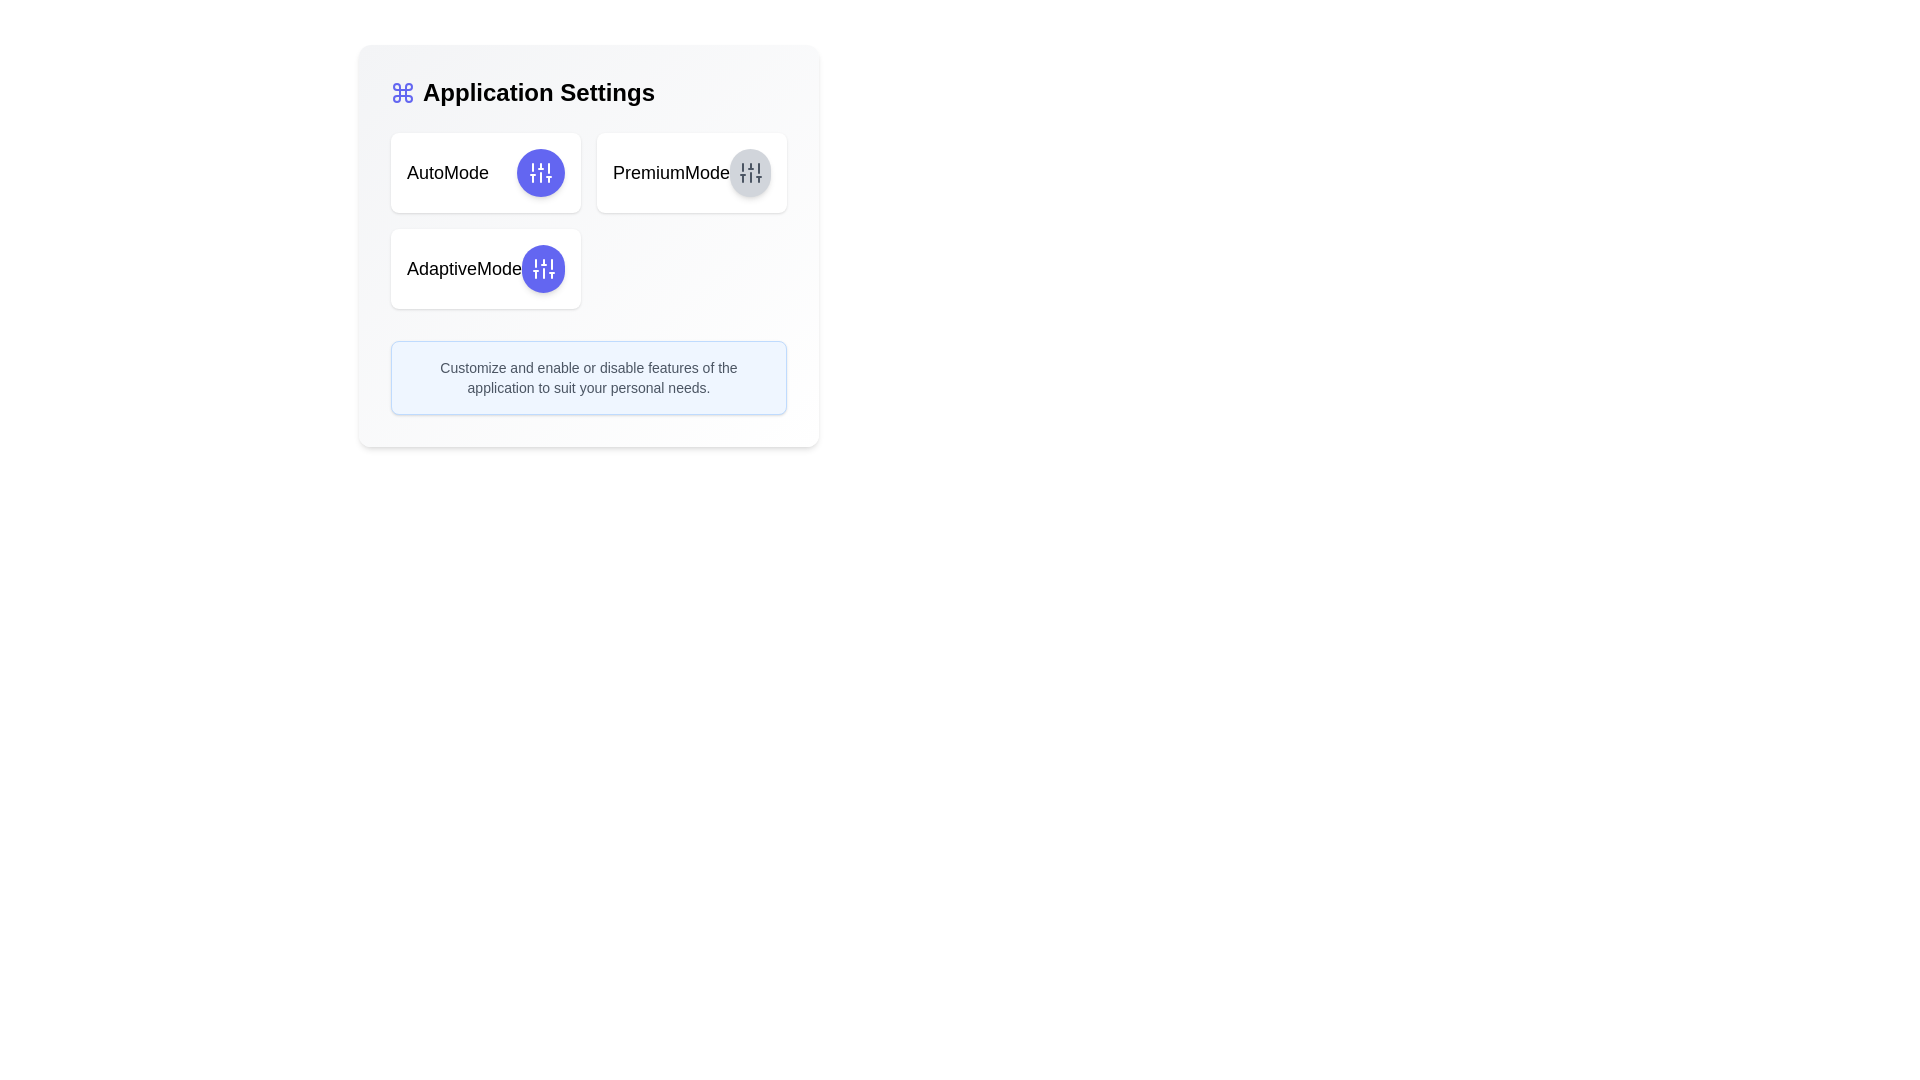  What do you see at coordinates (749, 172) in the screenshot?
I see `the settings icon for 'PremiumMode' located within the circular button` at bounding box center [749, 172].